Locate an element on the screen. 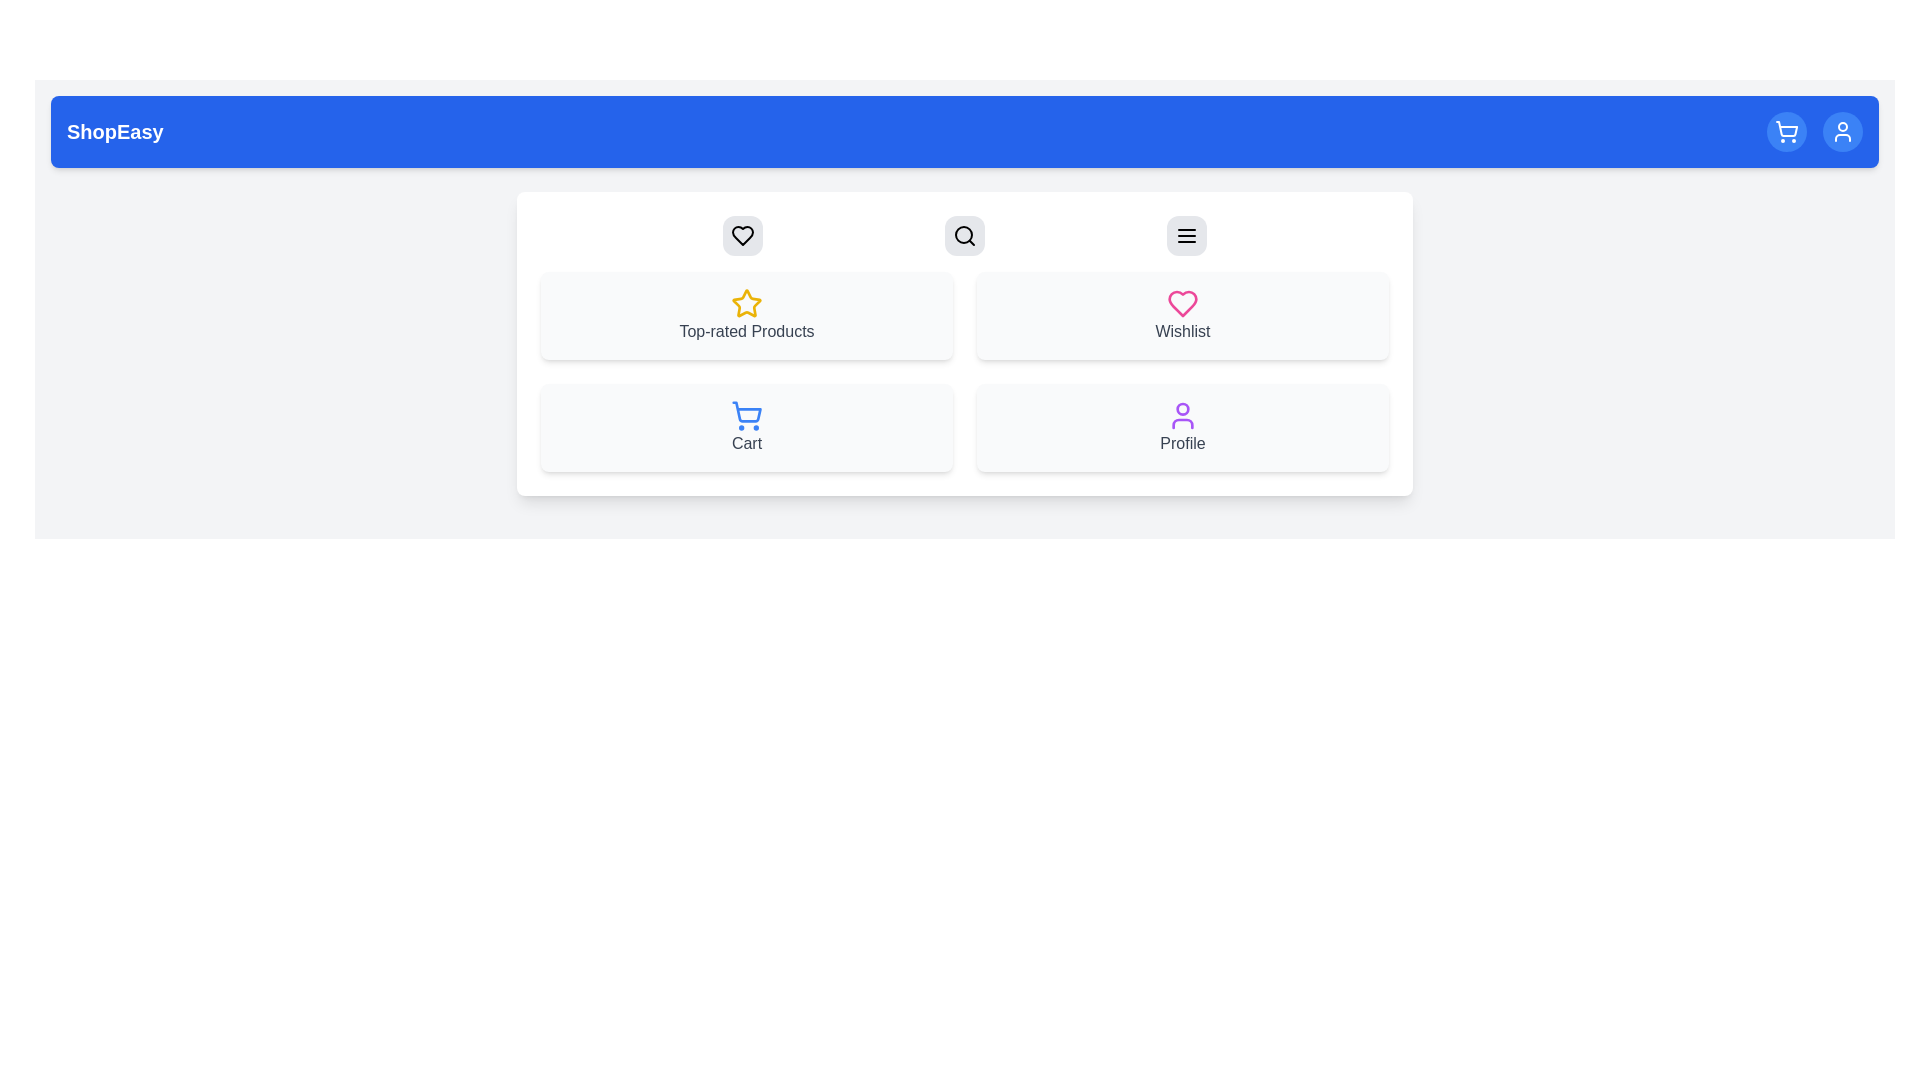 The width and height of the screenshot is (1920, 1080). the bold 'ShopEasy' text label located on the left side of the top navigation bar, which features a white font on a blue background is located at coordinates (114, 131).